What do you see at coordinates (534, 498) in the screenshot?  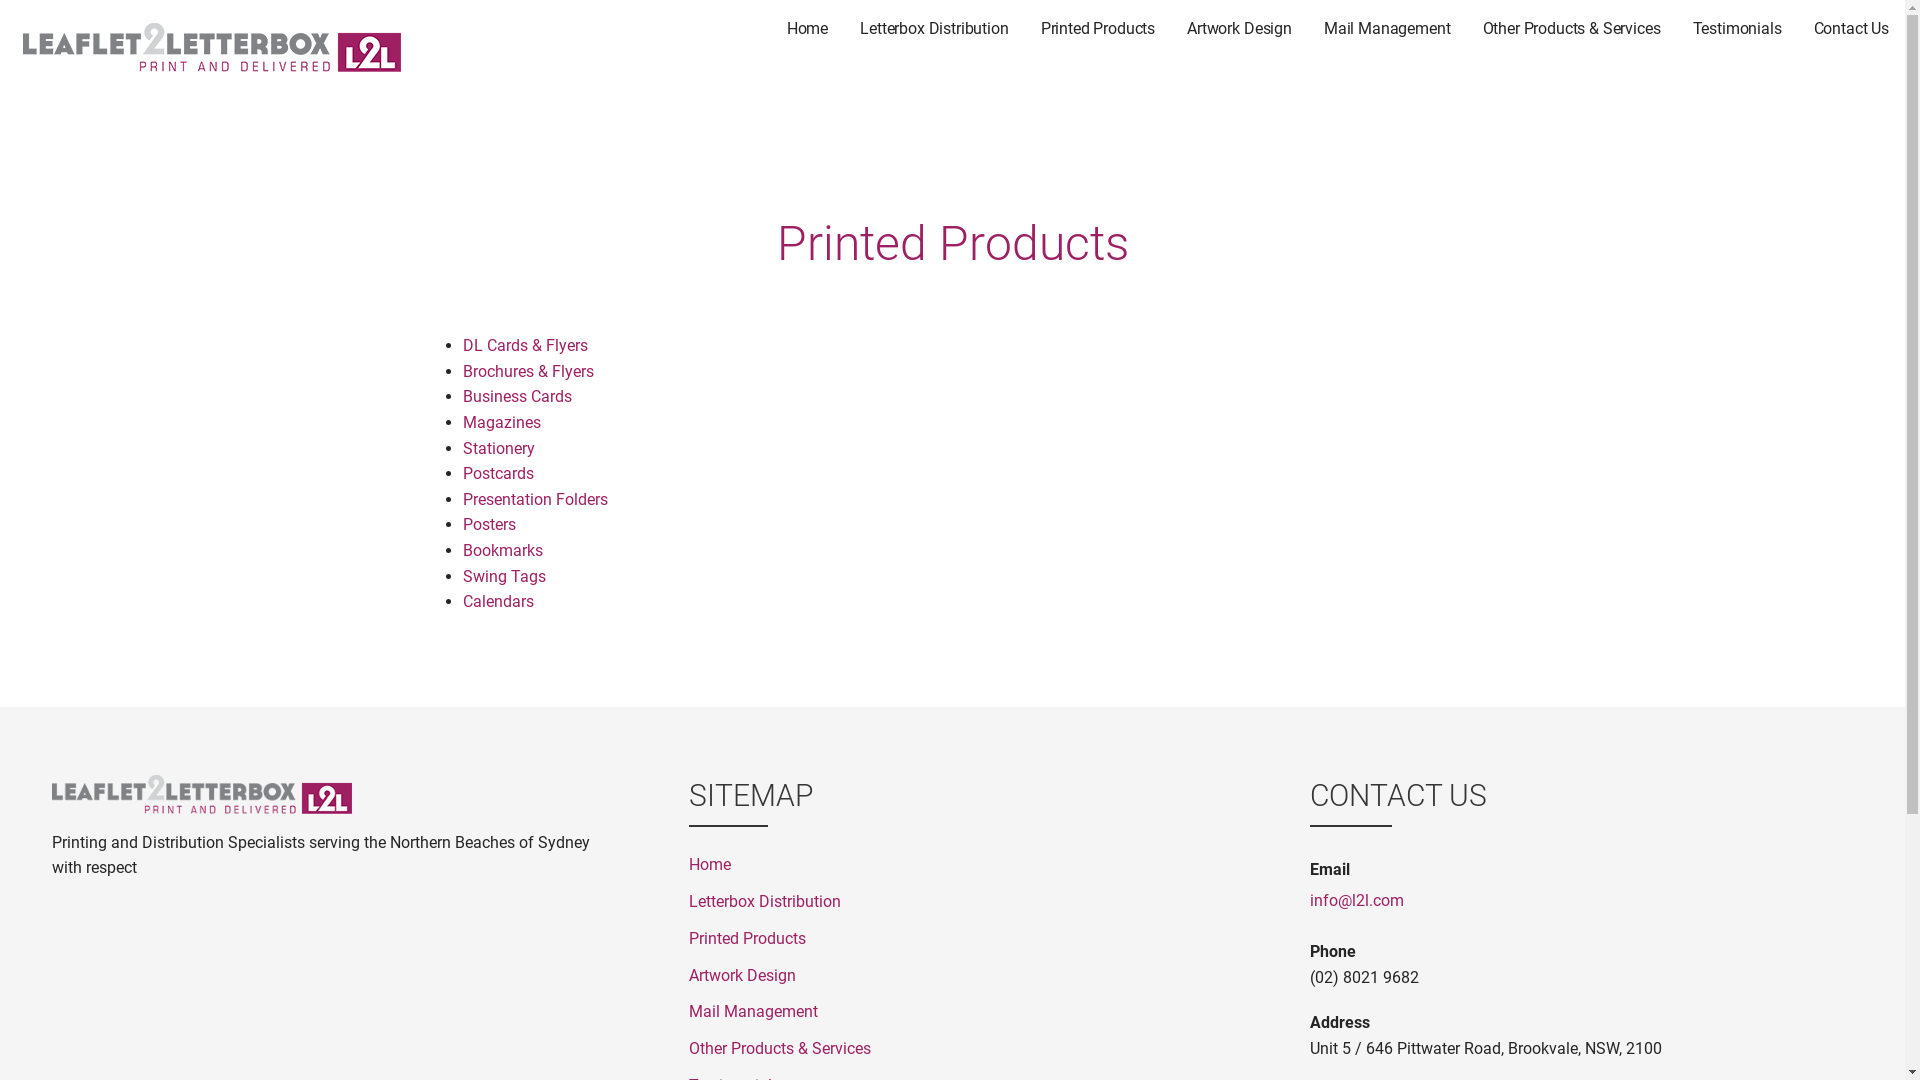 I see `'Presentation Folders'` at bounding box center [534, 498].